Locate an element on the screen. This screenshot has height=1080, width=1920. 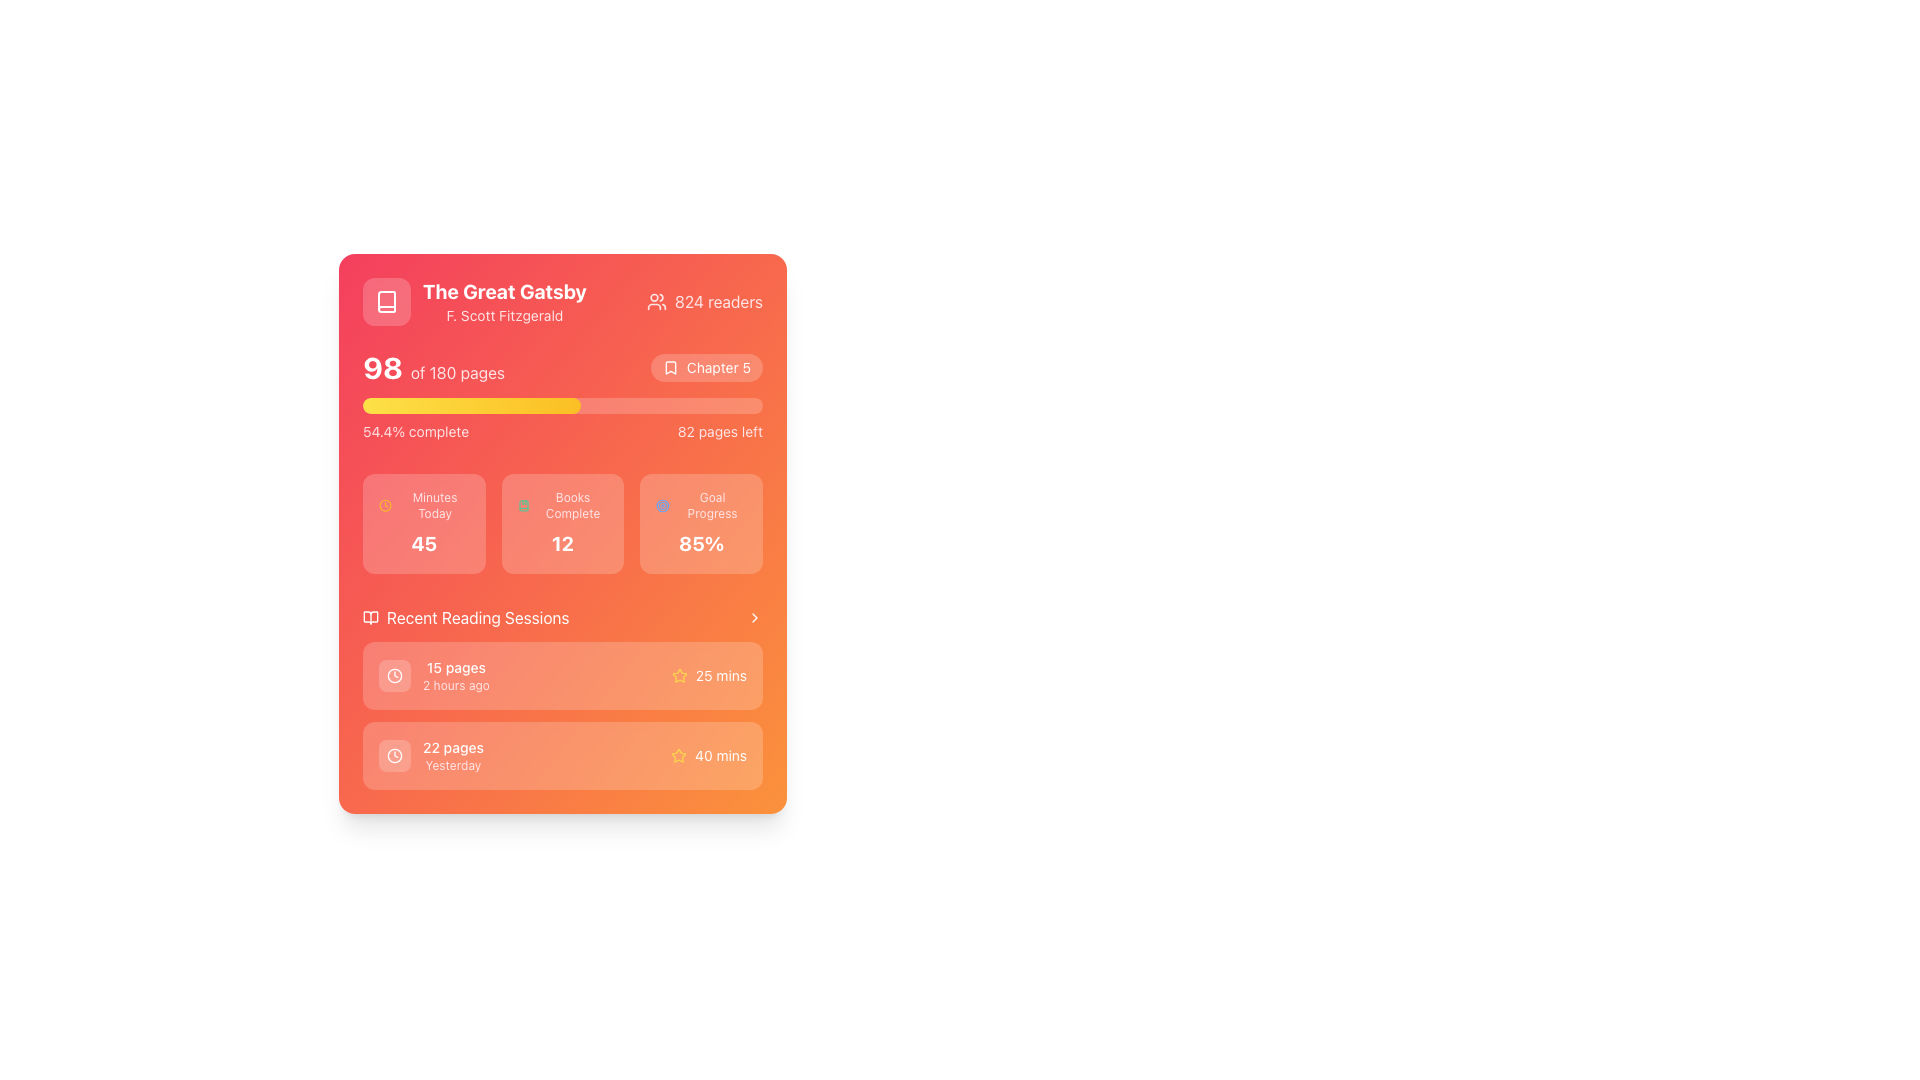
the star-shaped icon with a golden hue located in the bottom right corner of the card-like interface, beneath the '22 pages Yesterday' text area and aligned with the '40 mins' timestamp label is located at coordinates (679, 675).